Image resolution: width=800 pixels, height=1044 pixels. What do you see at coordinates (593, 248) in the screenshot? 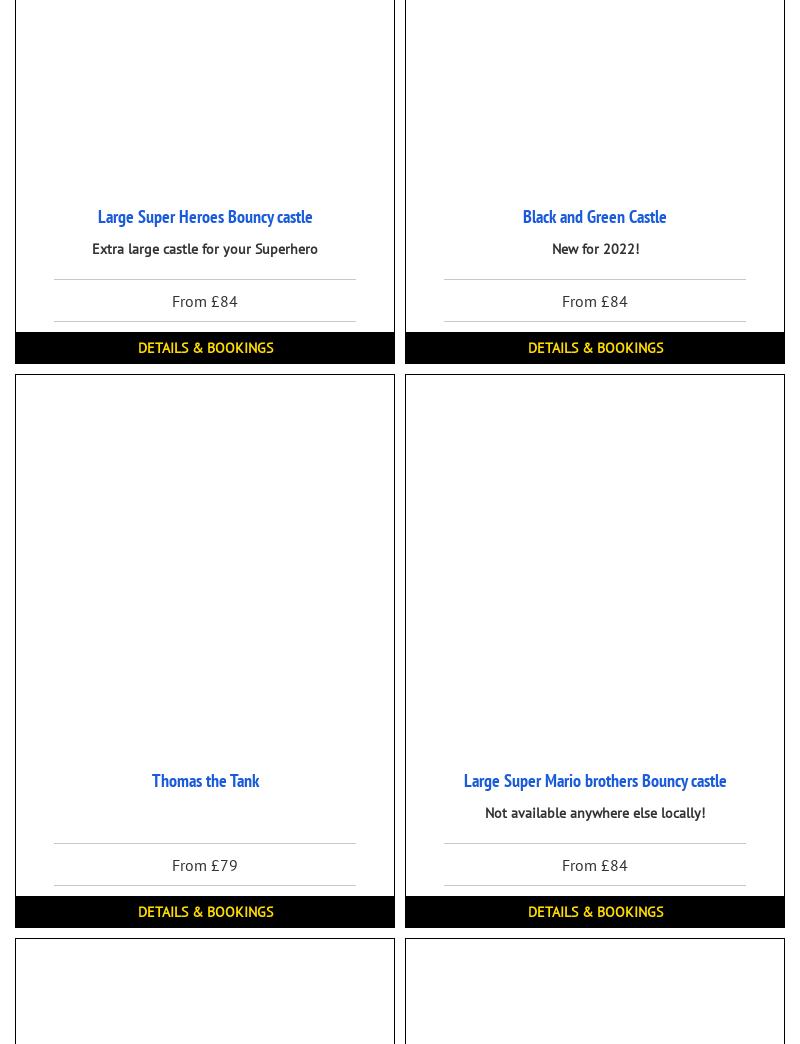
I see `'New for 2022!'` at bounding box center [593, 248].